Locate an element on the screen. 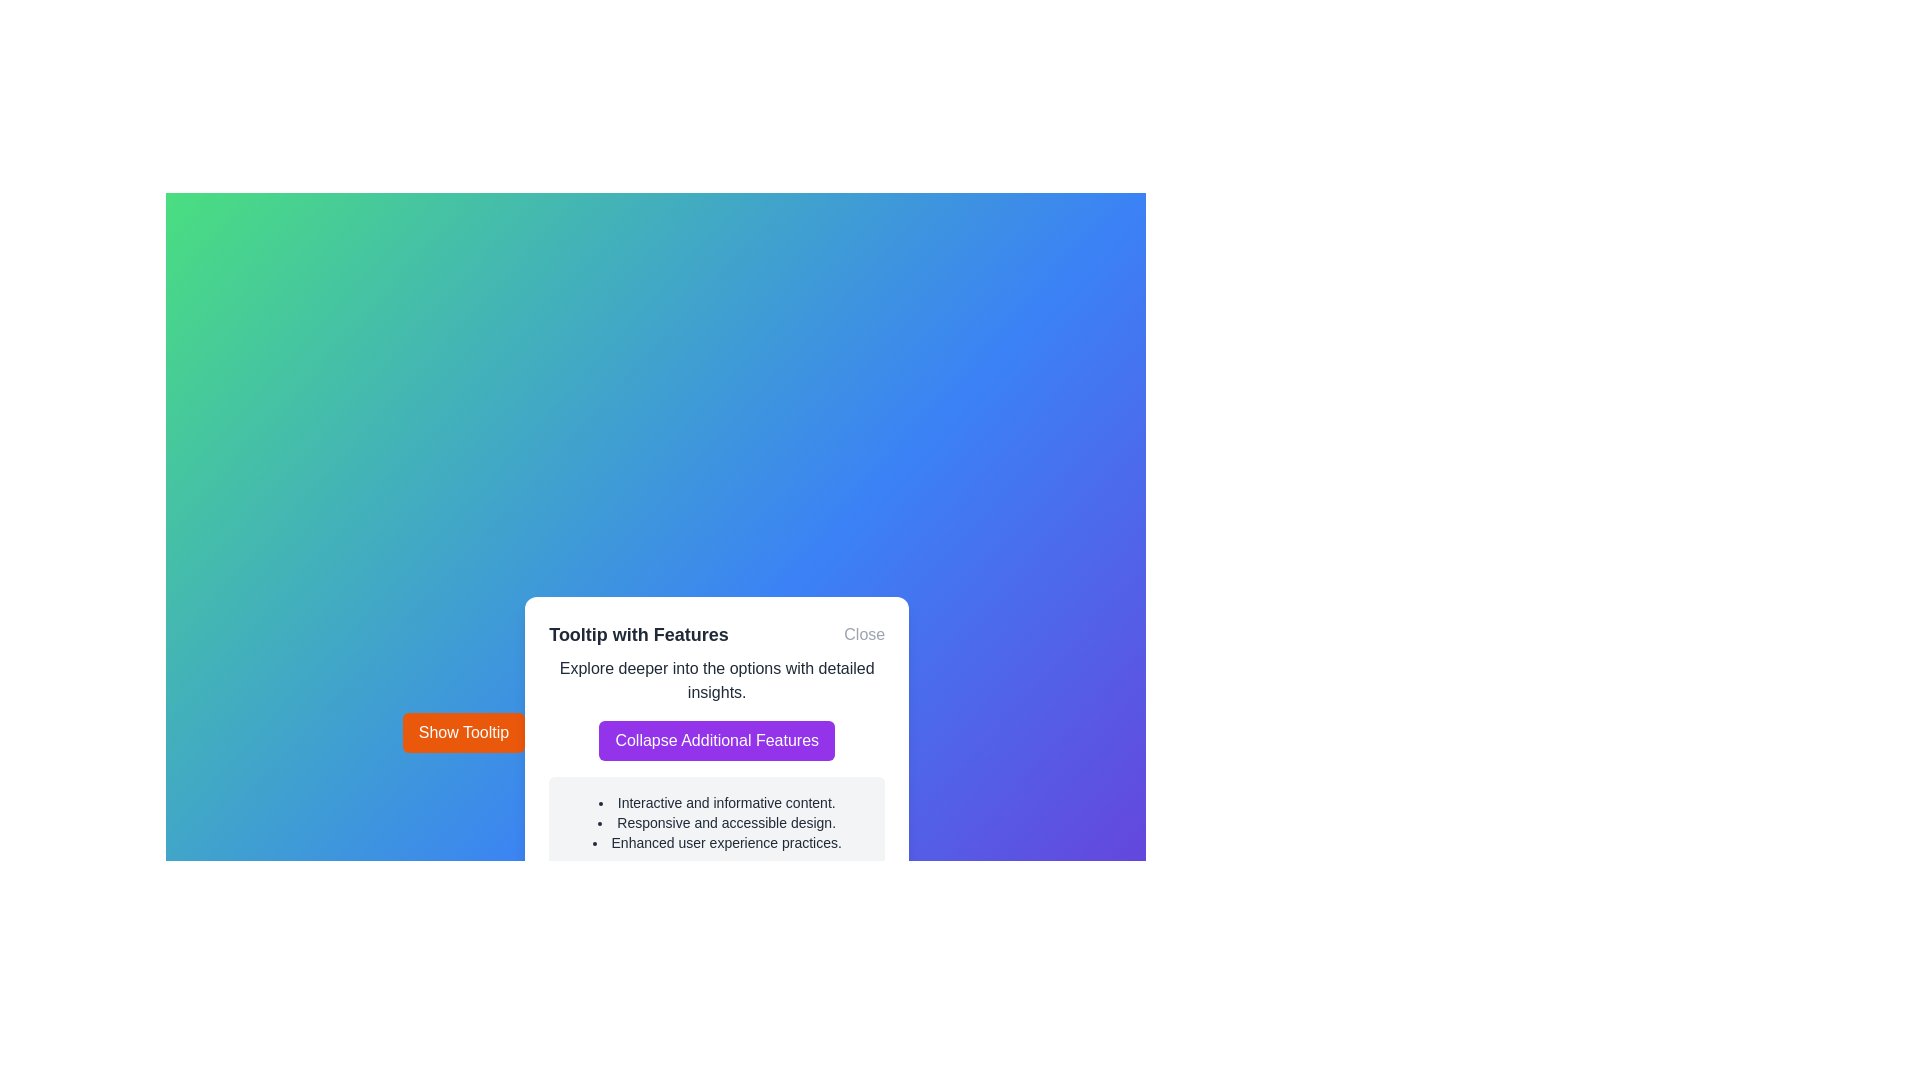  the first bulleted text item 'Interactive and informative content.' in the 'Tooltip with Features' is located at coordinates (717, 801).